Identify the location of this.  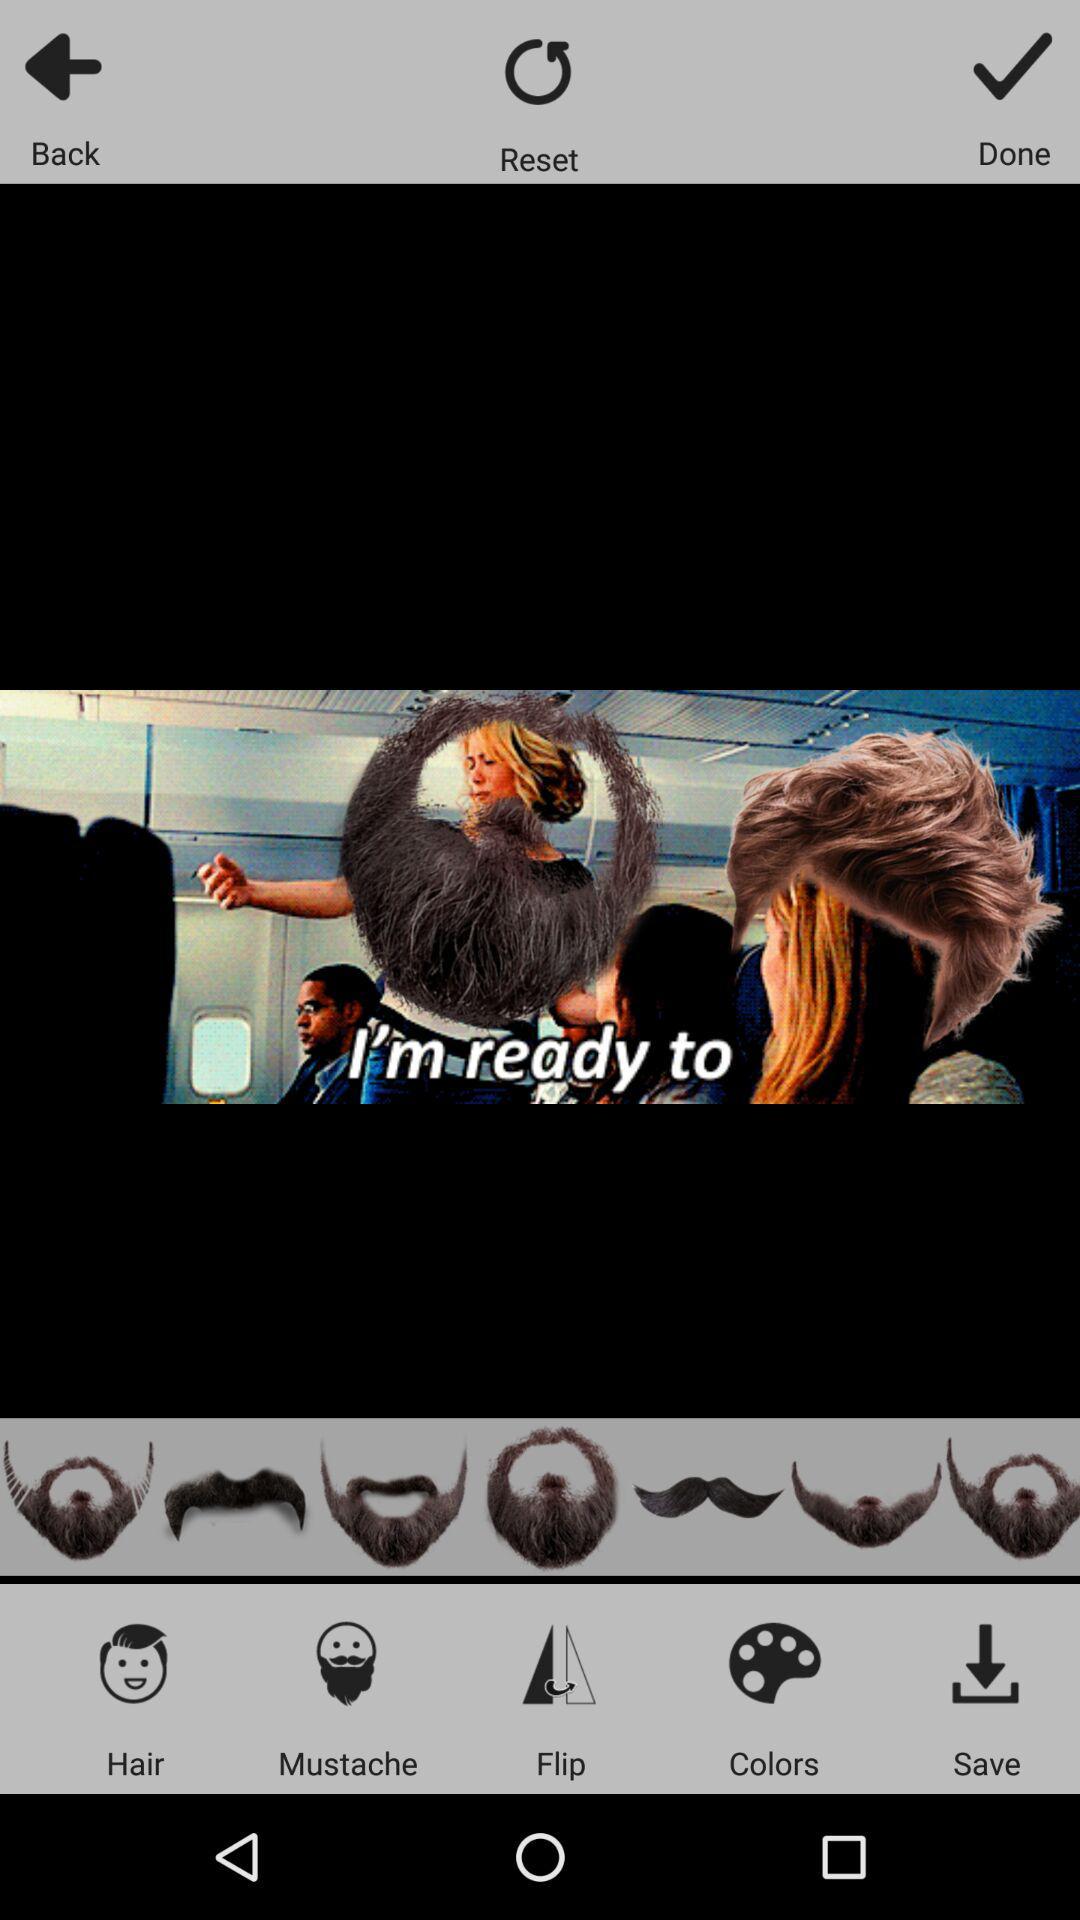
(393, 1497).